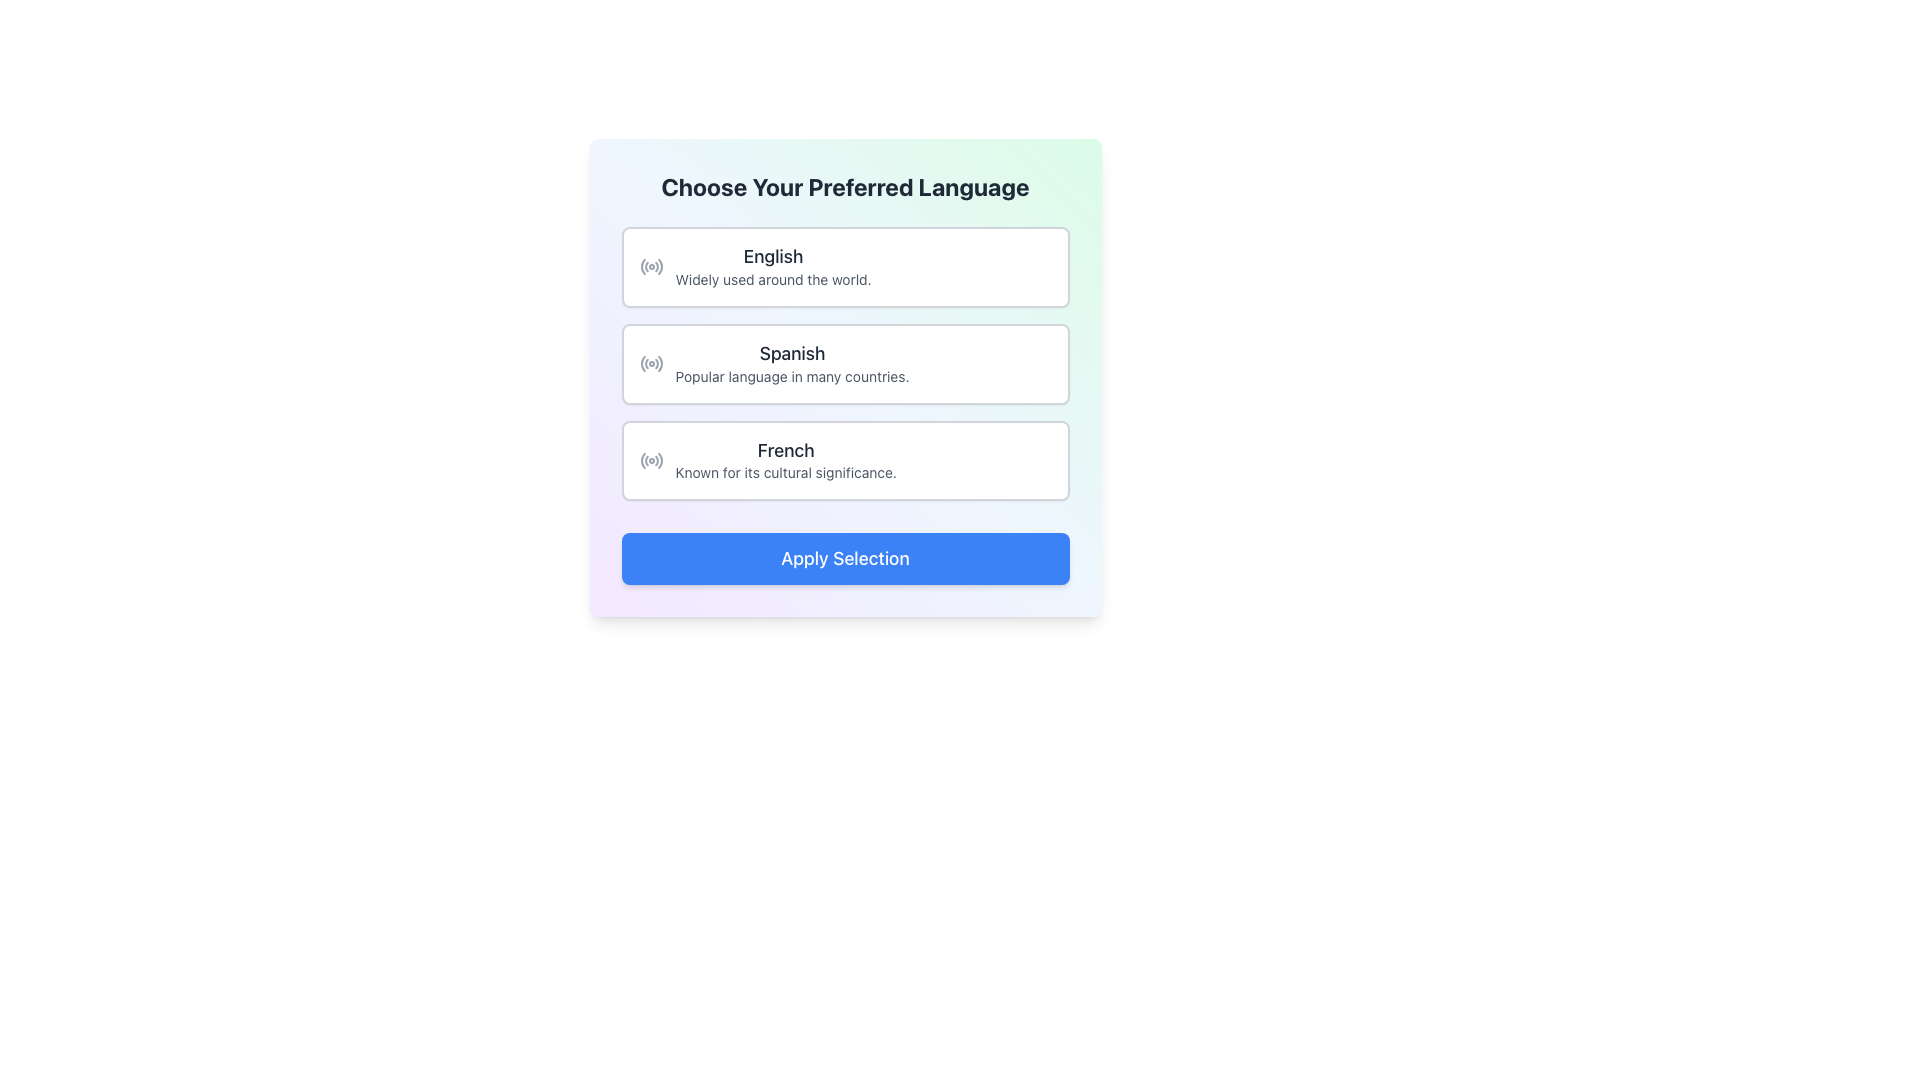  Describe the element at coordinates (651, 460) in the screenshot. I see `the decorative radio button indicator for the 'French' language option, which provides visual feedback for selection` at that location.